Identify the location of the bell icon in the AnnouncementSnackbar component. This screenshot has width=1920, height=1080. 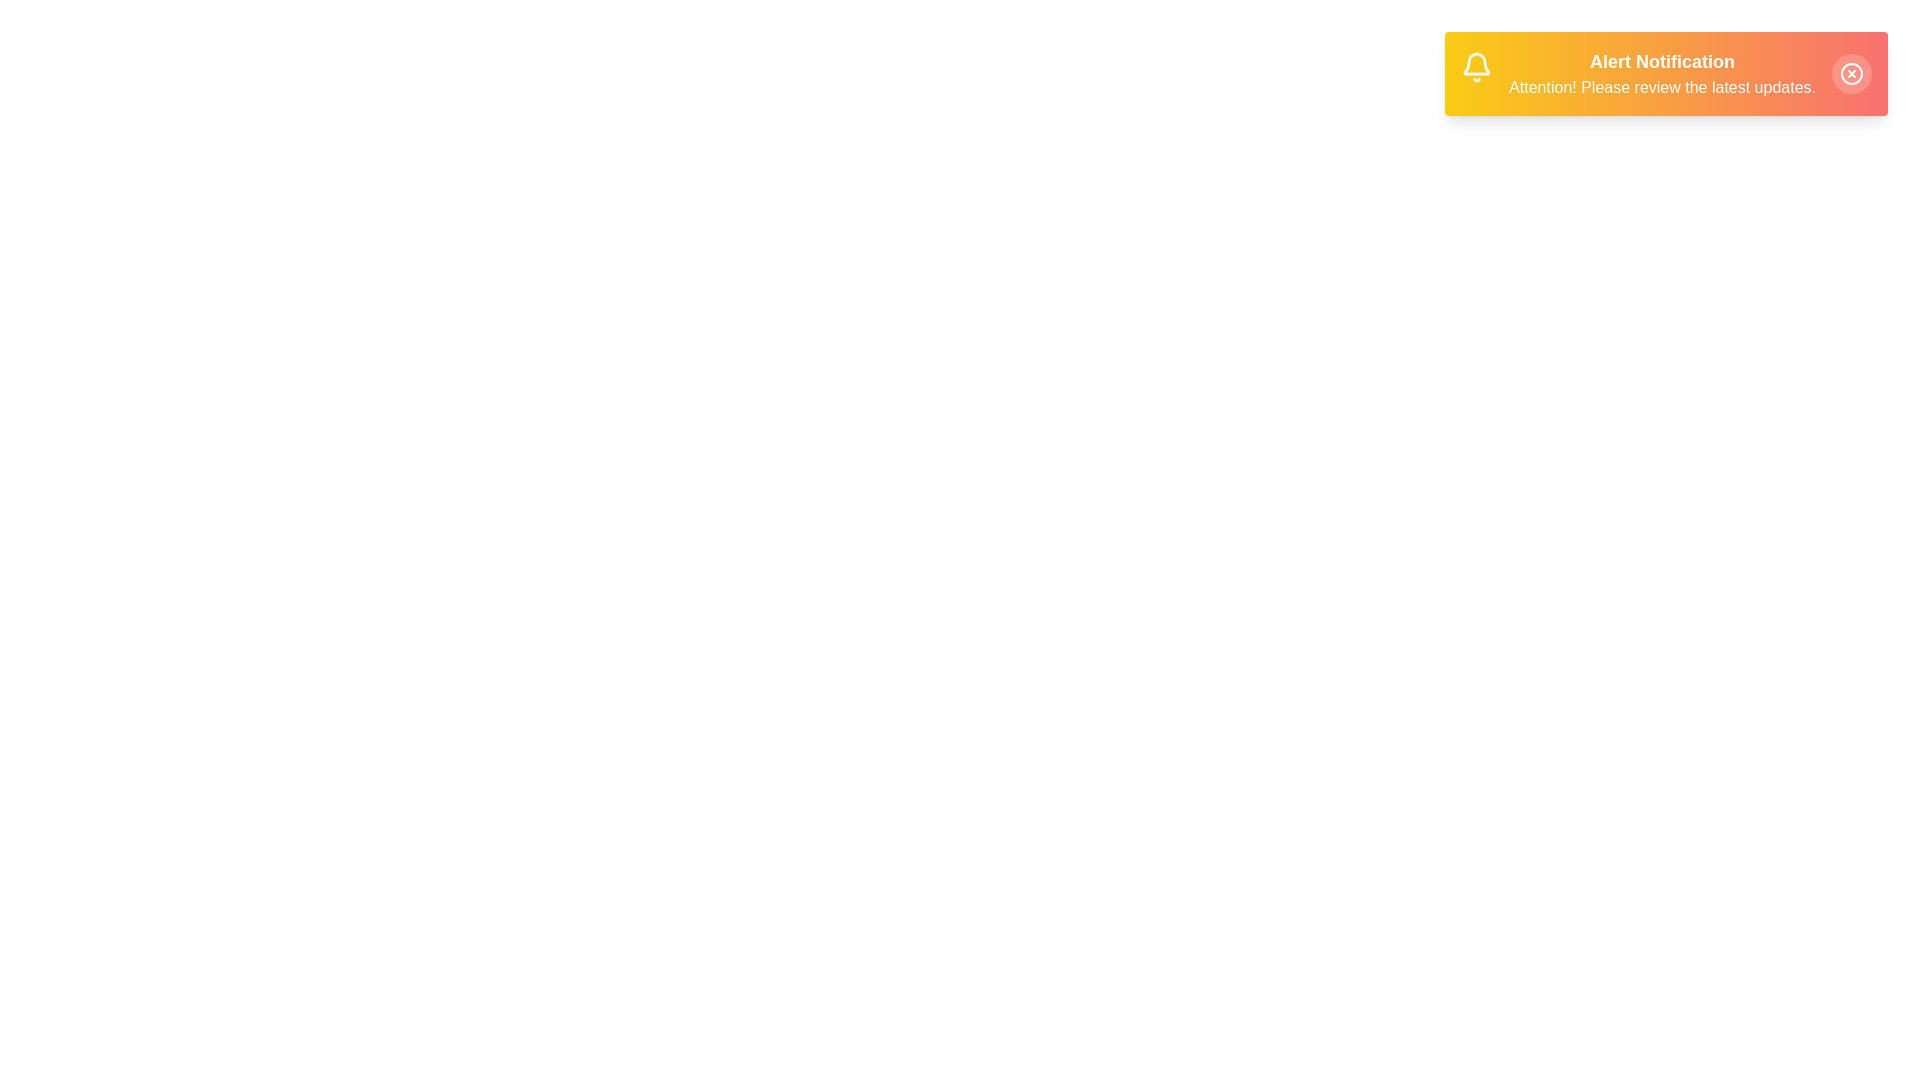
(1477, 68).